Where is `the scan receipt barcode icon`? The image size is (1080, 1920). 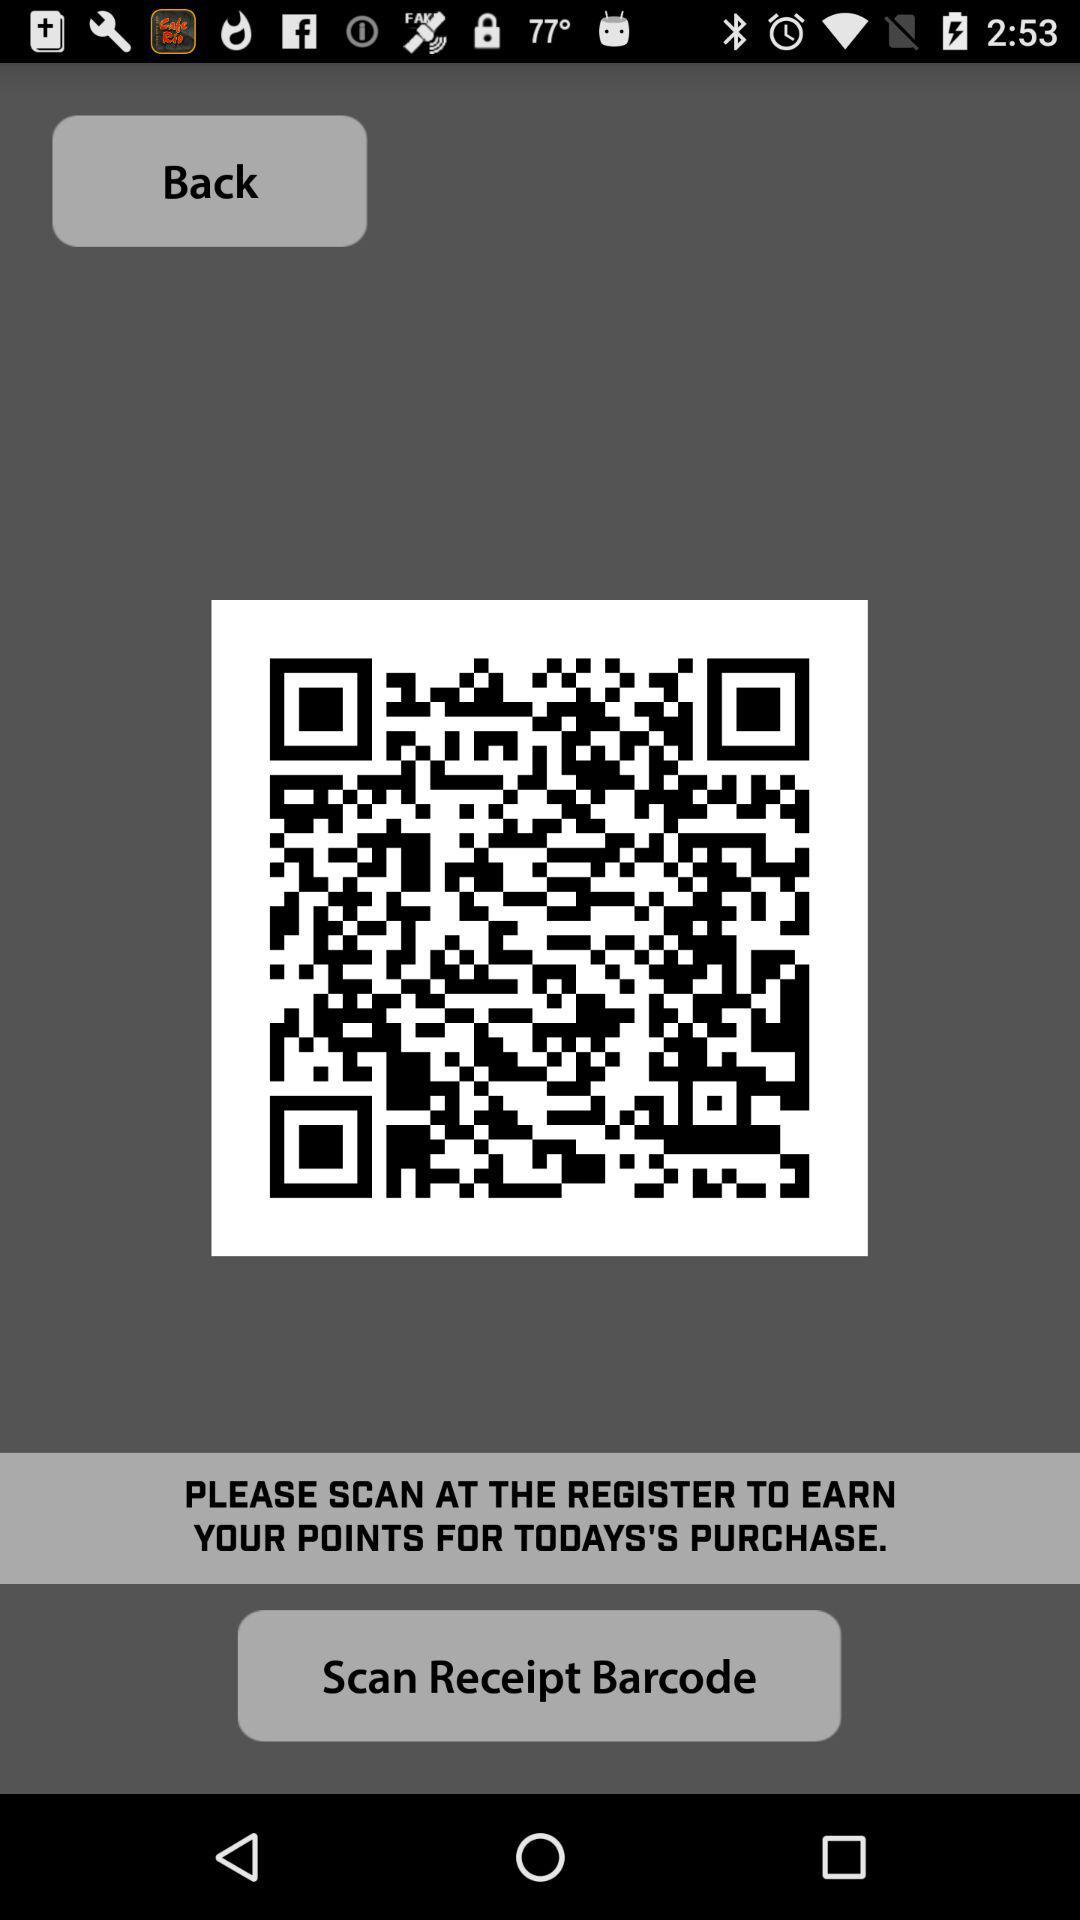
the scan receipt barcode icon is located at coordinates (538, 1675).